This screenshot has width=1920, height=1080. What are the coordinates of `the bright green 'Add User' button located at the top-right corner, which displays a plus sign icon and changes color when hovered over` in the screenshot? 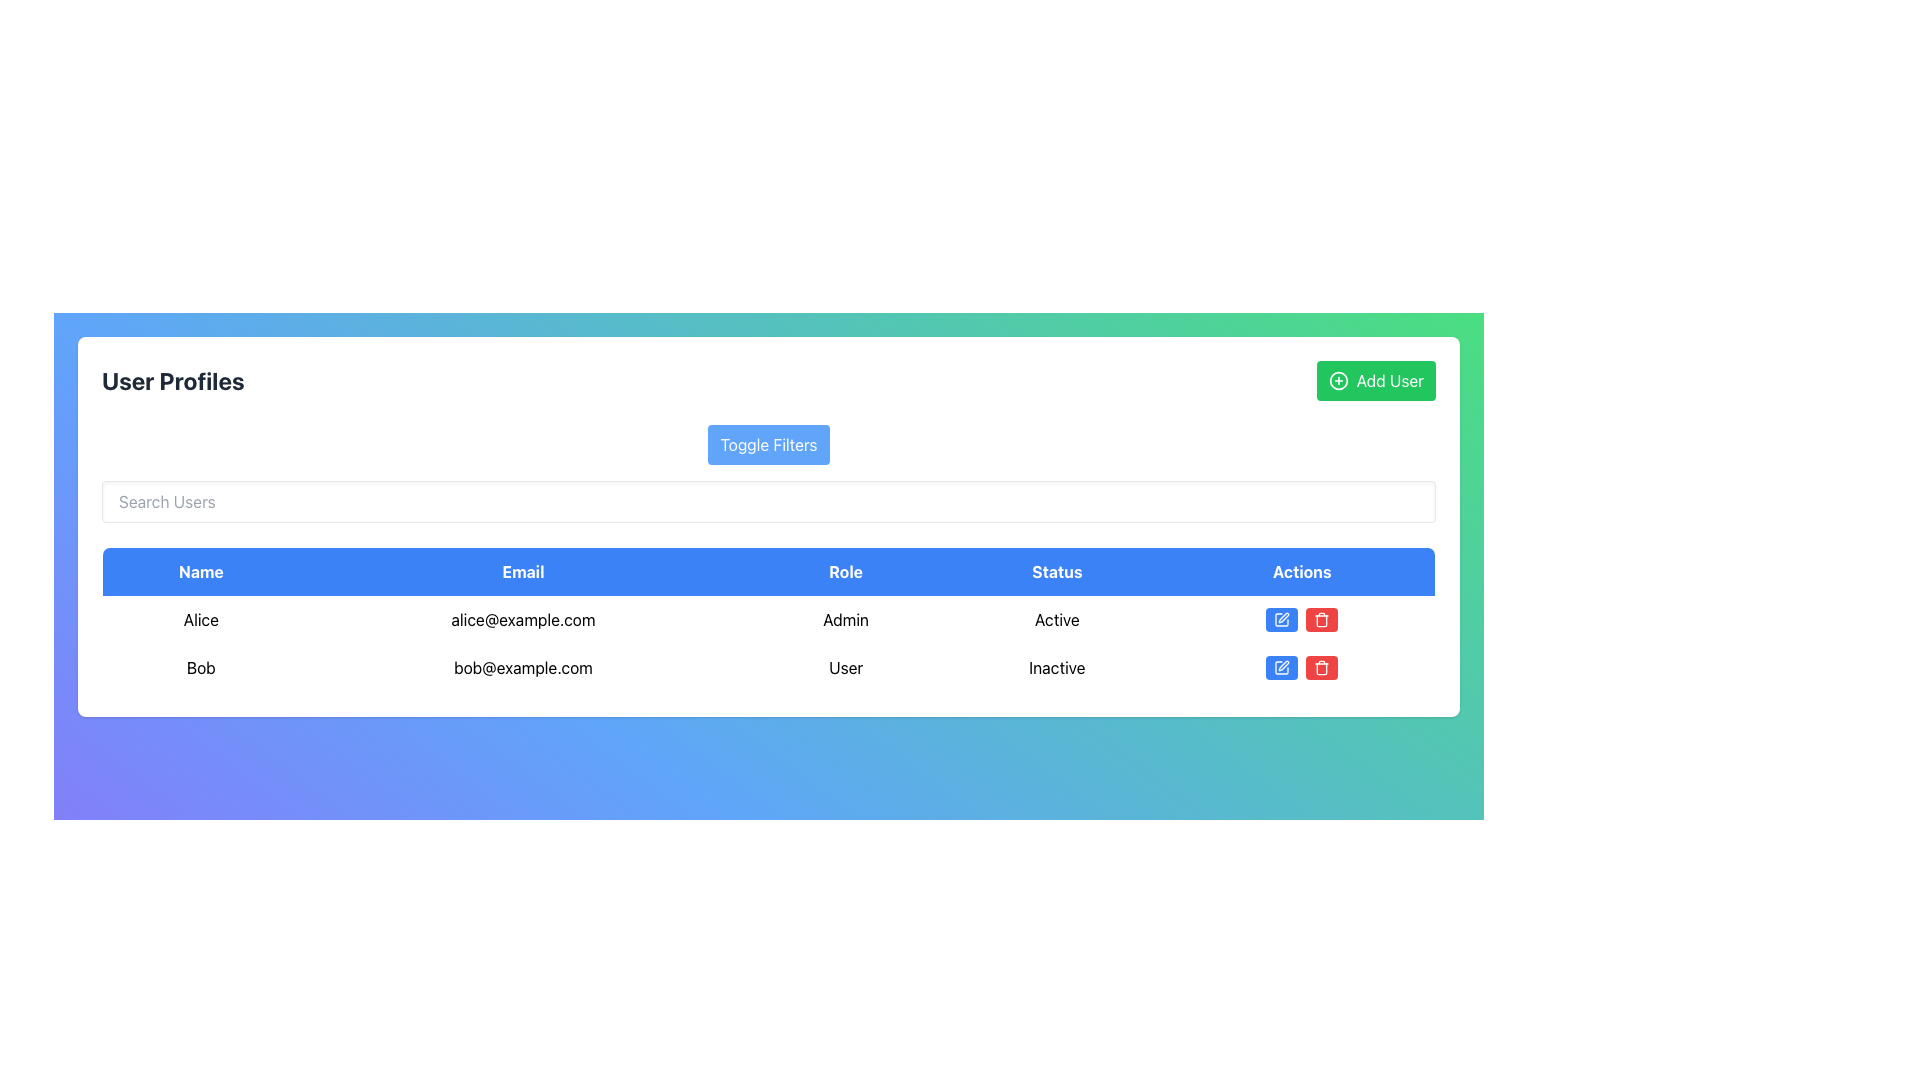 It's located at (1375, 381).